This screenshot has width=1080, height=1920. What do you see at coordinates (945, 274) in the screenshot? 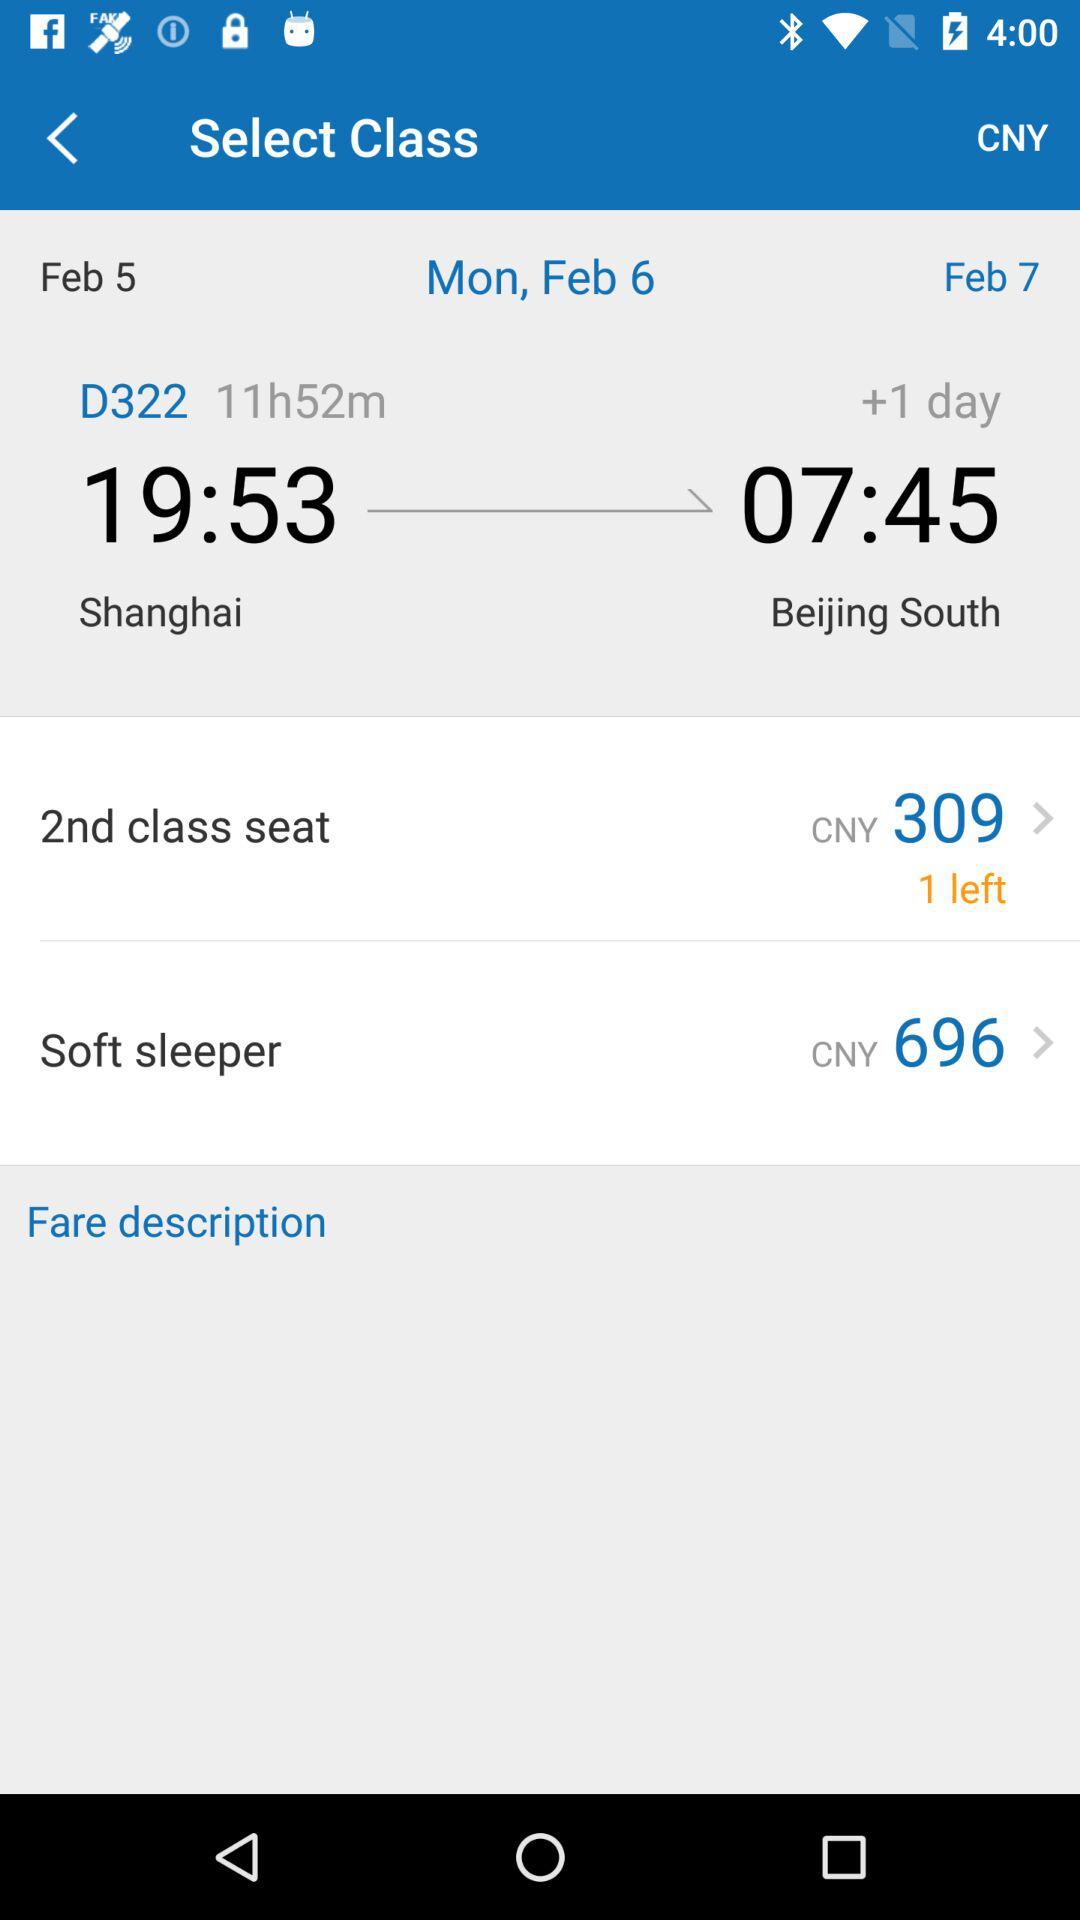
I see `the icon next to the mon, feb 6 icon` at bounding box center [945, 274].